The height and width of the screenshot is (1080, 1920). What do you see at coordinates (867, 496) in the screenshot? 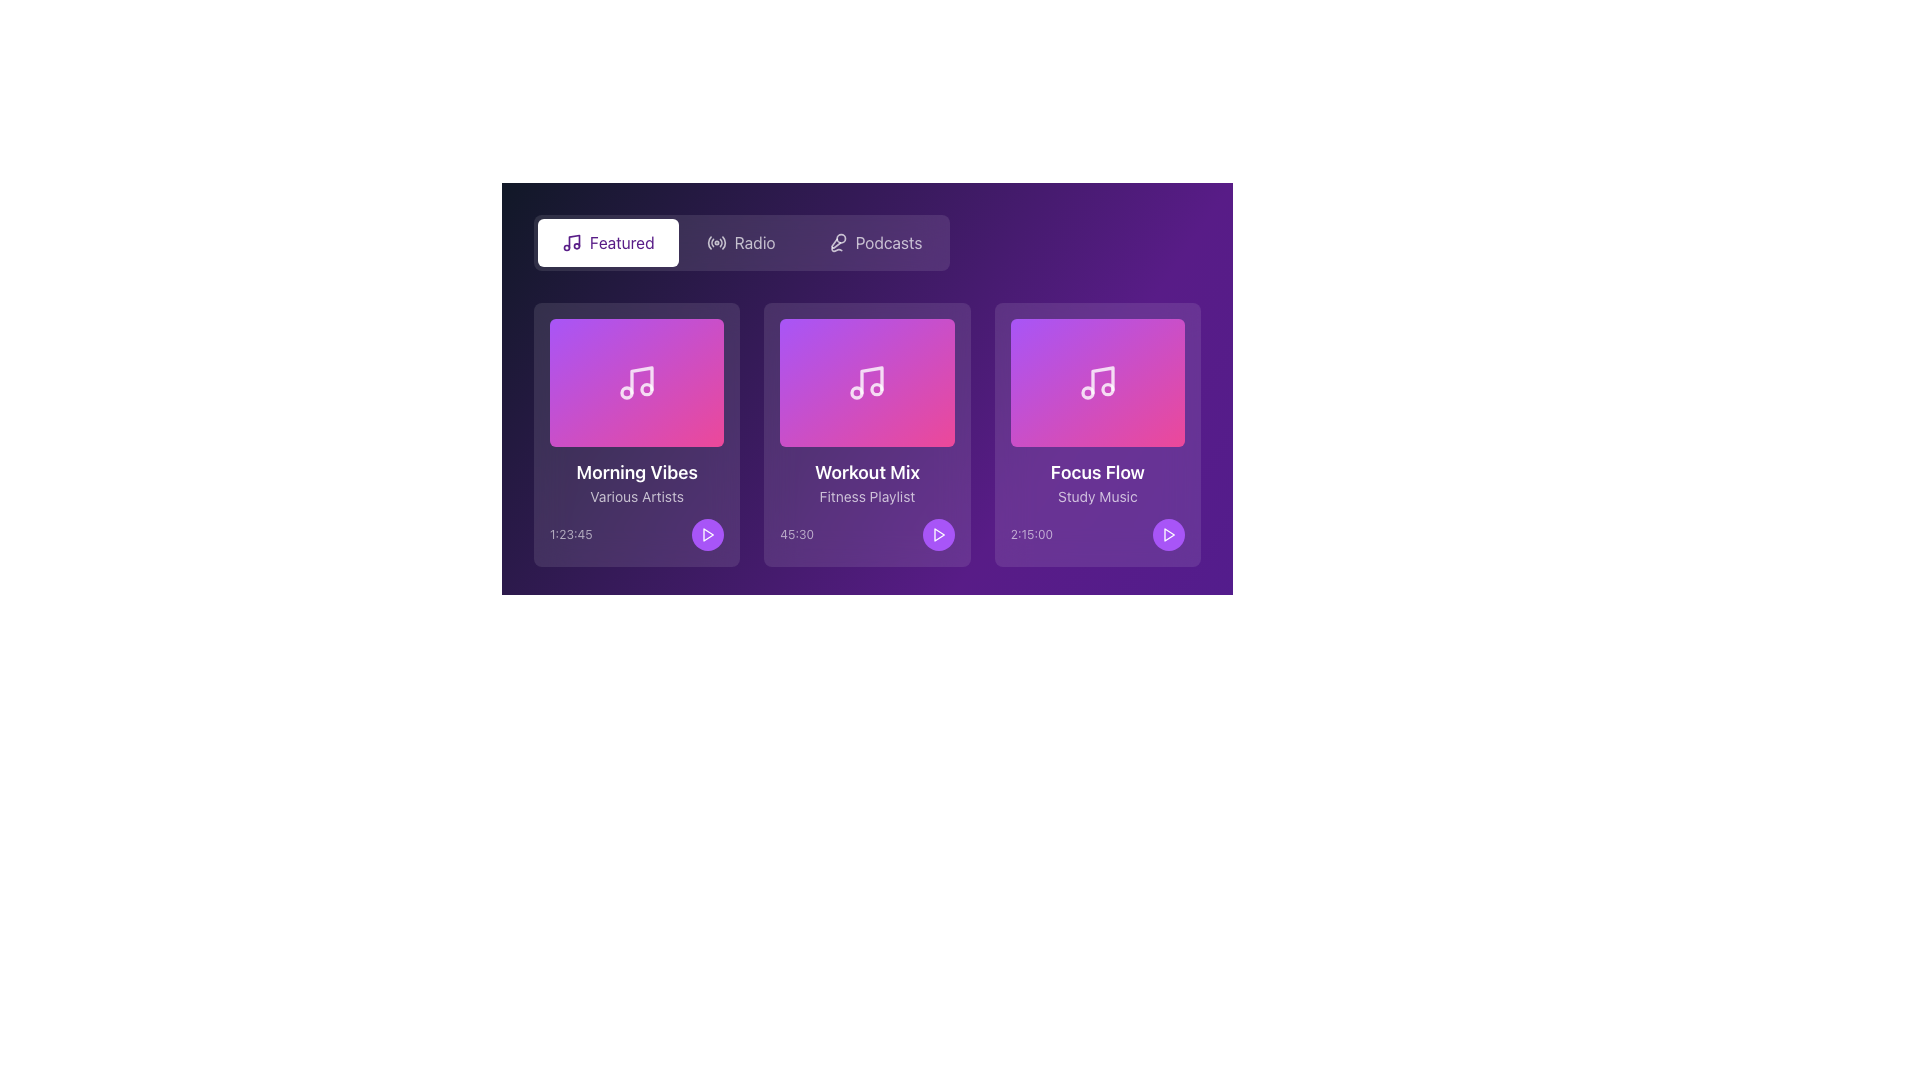
I see `text label indicating the type or category of the playlist located beneath the 'Workout Mix' text in the center card of the horizontal card list` at bounding box center [867, 496].